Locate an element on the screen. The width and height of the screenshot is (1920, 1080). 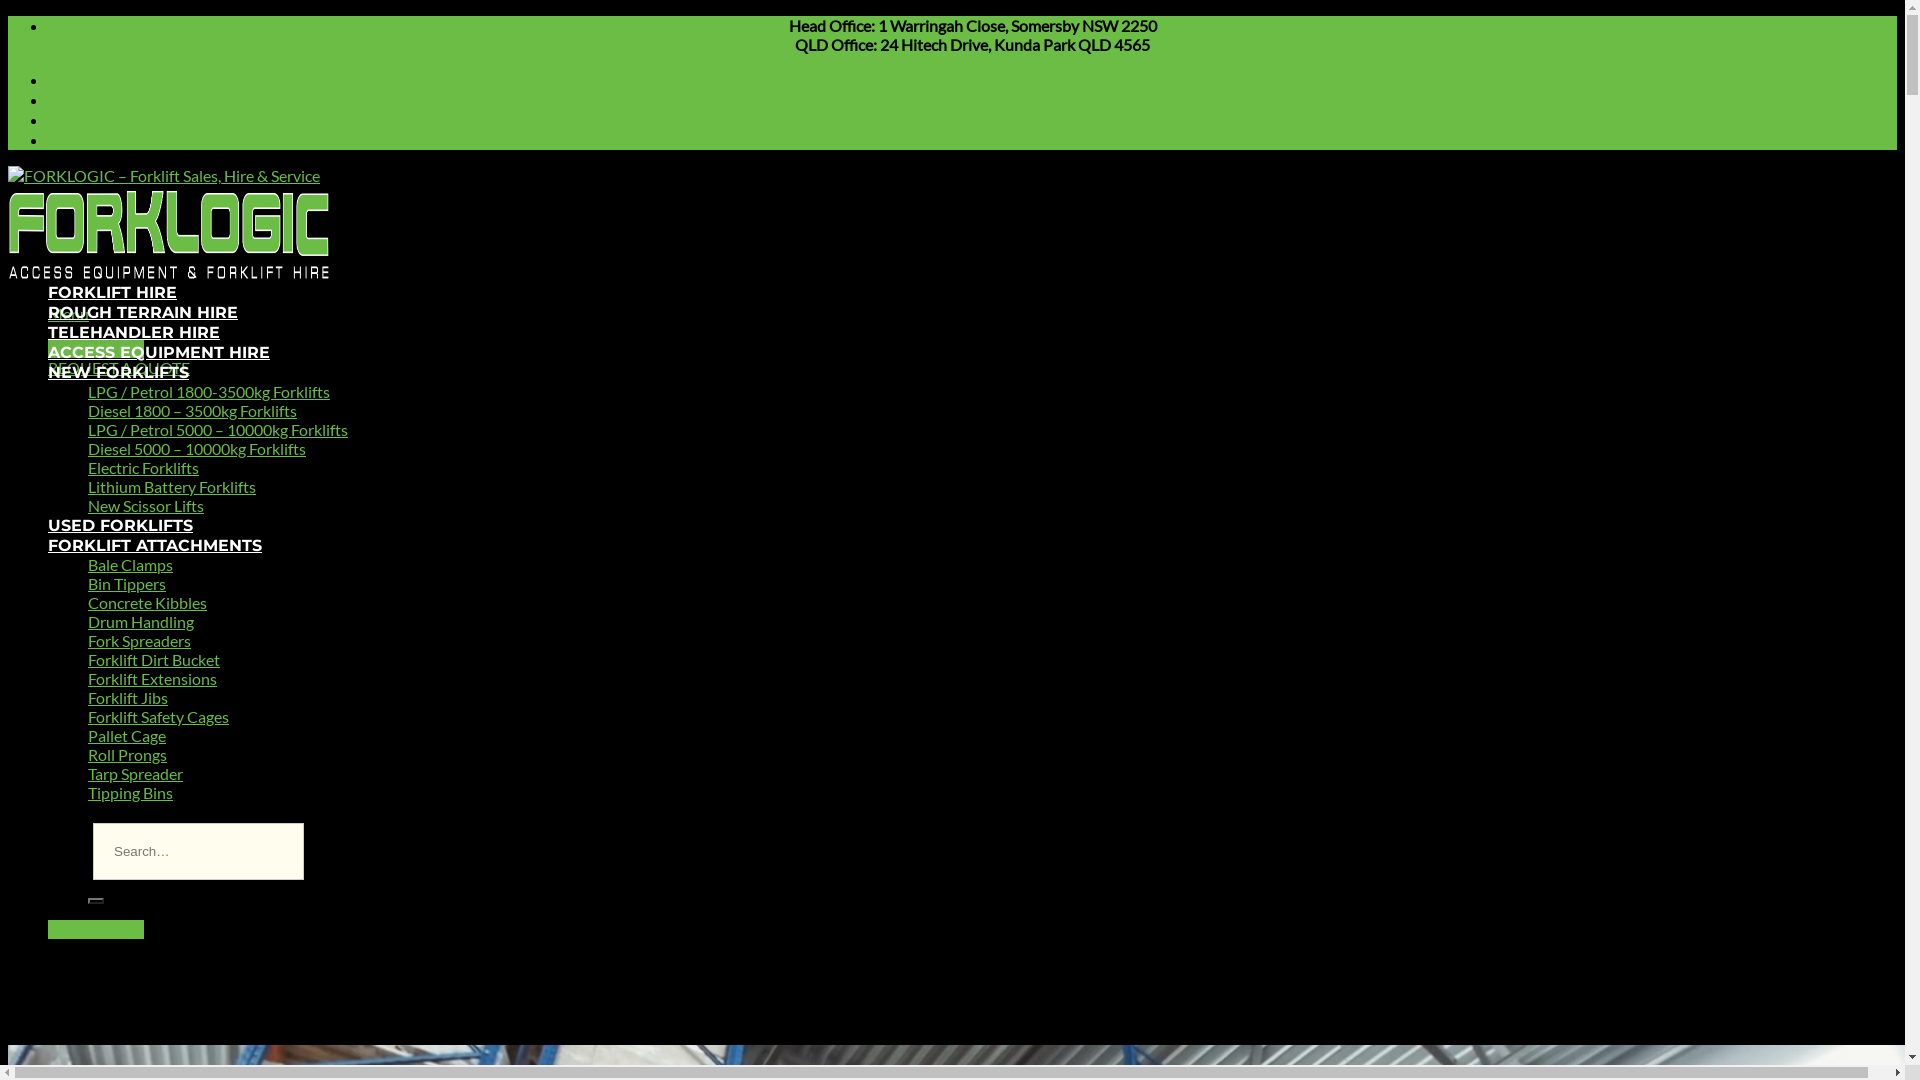
'Drum Handling' is located at coordinates (139, 620).